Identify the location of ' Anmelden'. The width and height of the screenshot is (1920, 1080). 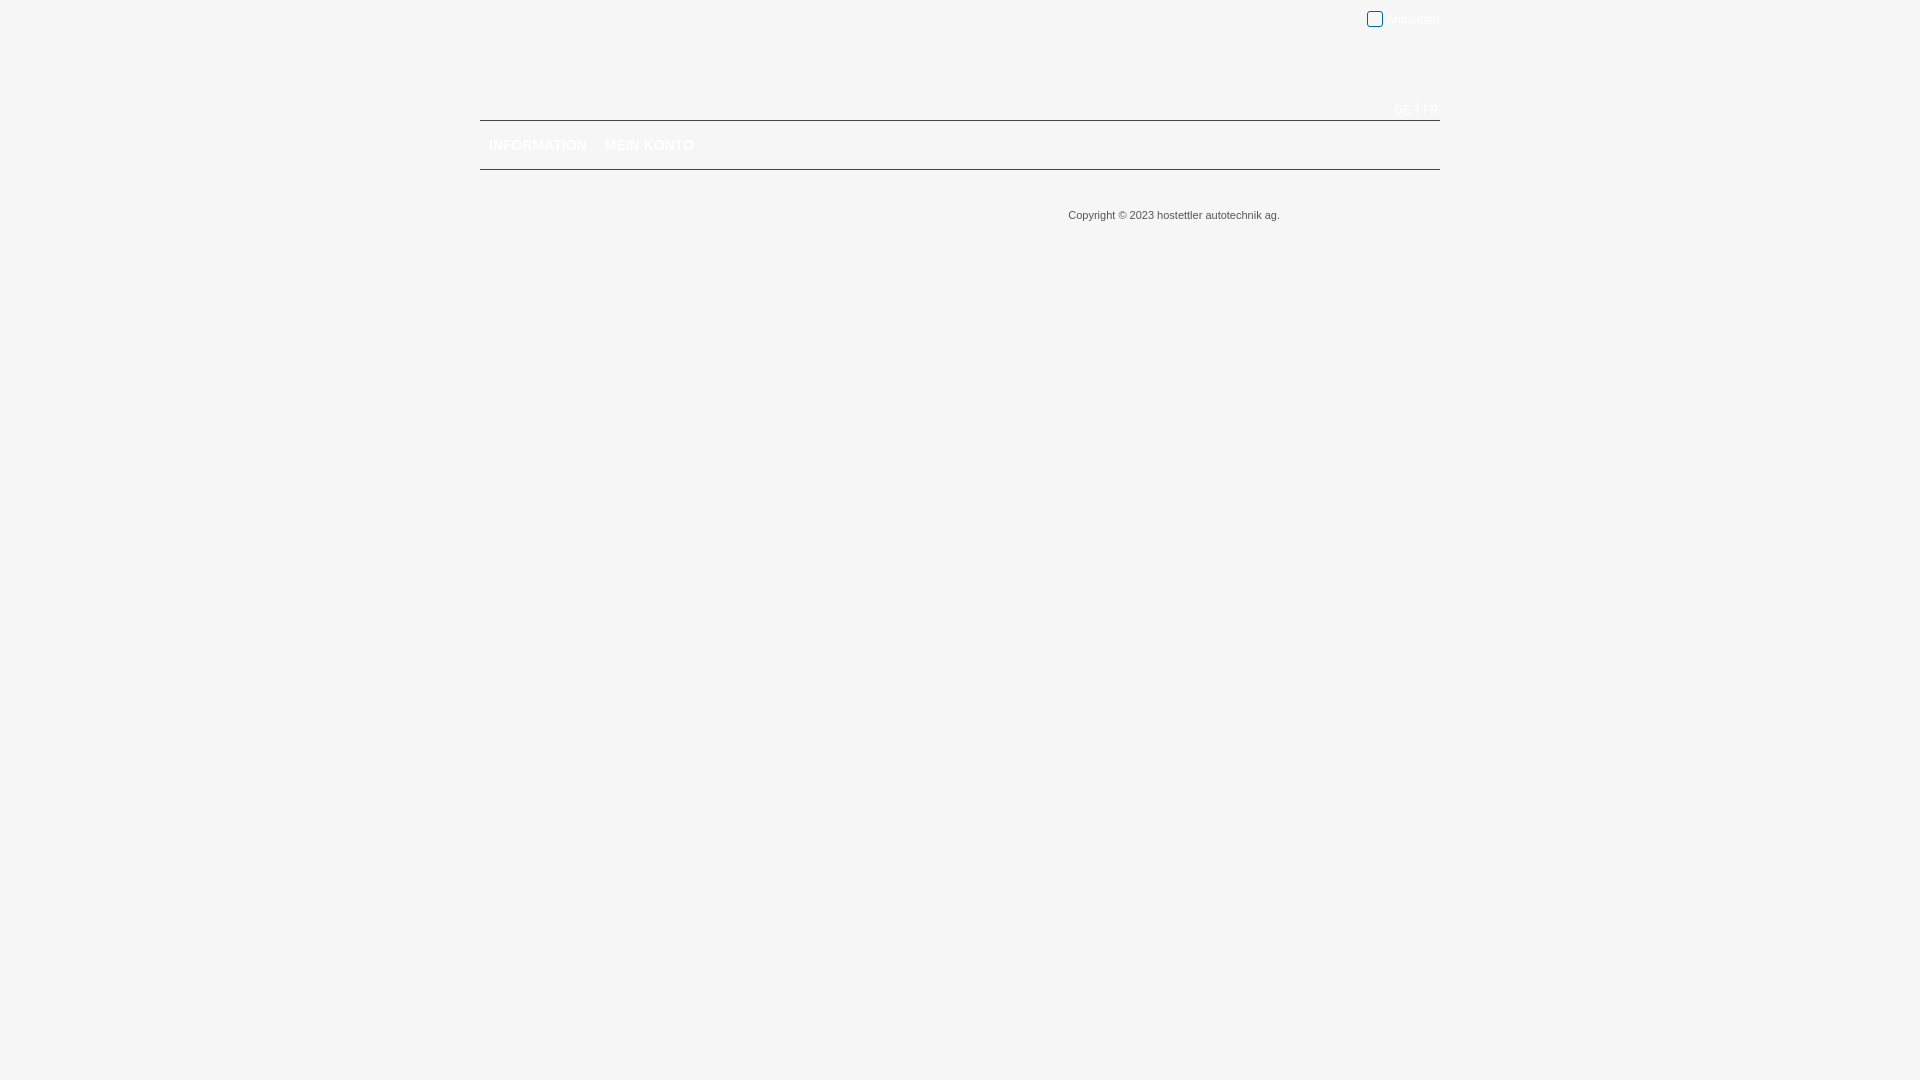
(1366, 19).